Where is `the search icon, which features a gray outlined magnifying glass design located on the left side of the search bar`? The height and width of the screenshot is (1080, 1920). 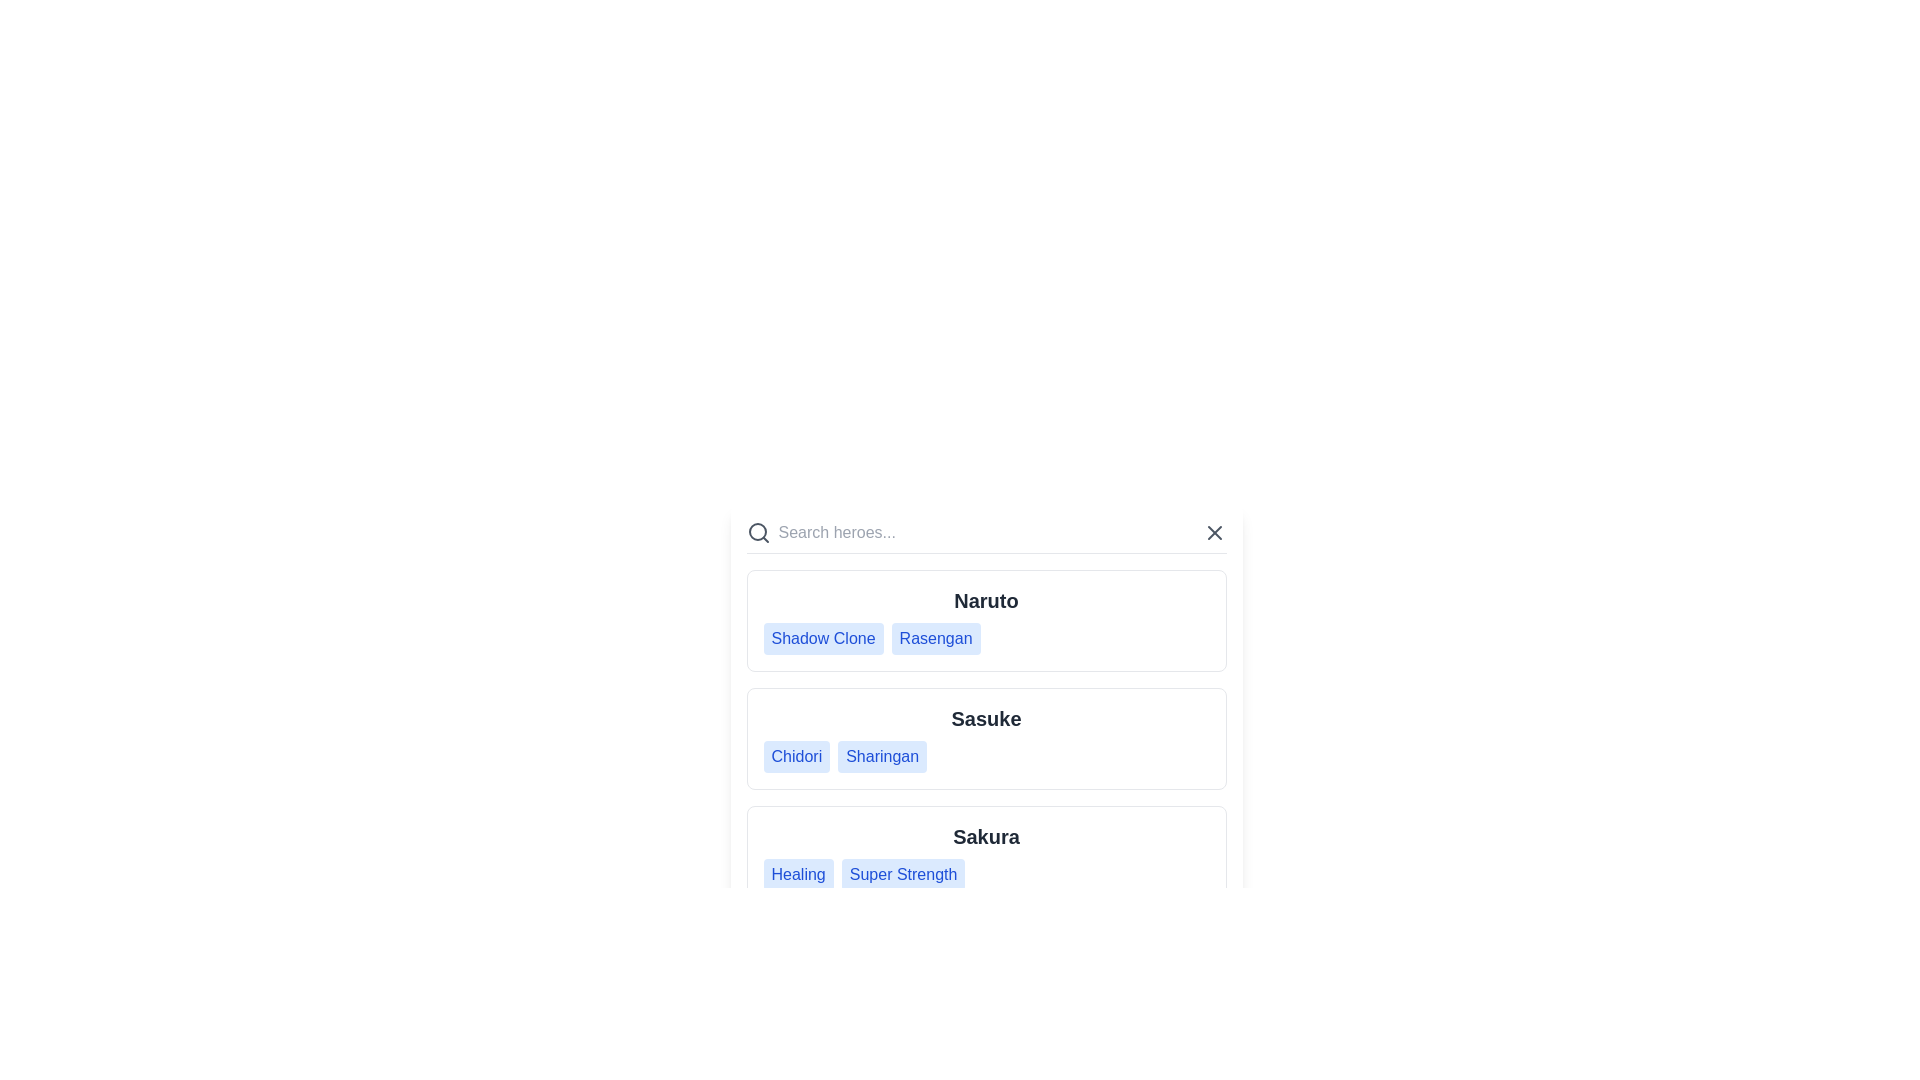
the search icon, which features a gray outlined magnifying glass design located on the left side of the search bar is located at coordinates (757, 531).